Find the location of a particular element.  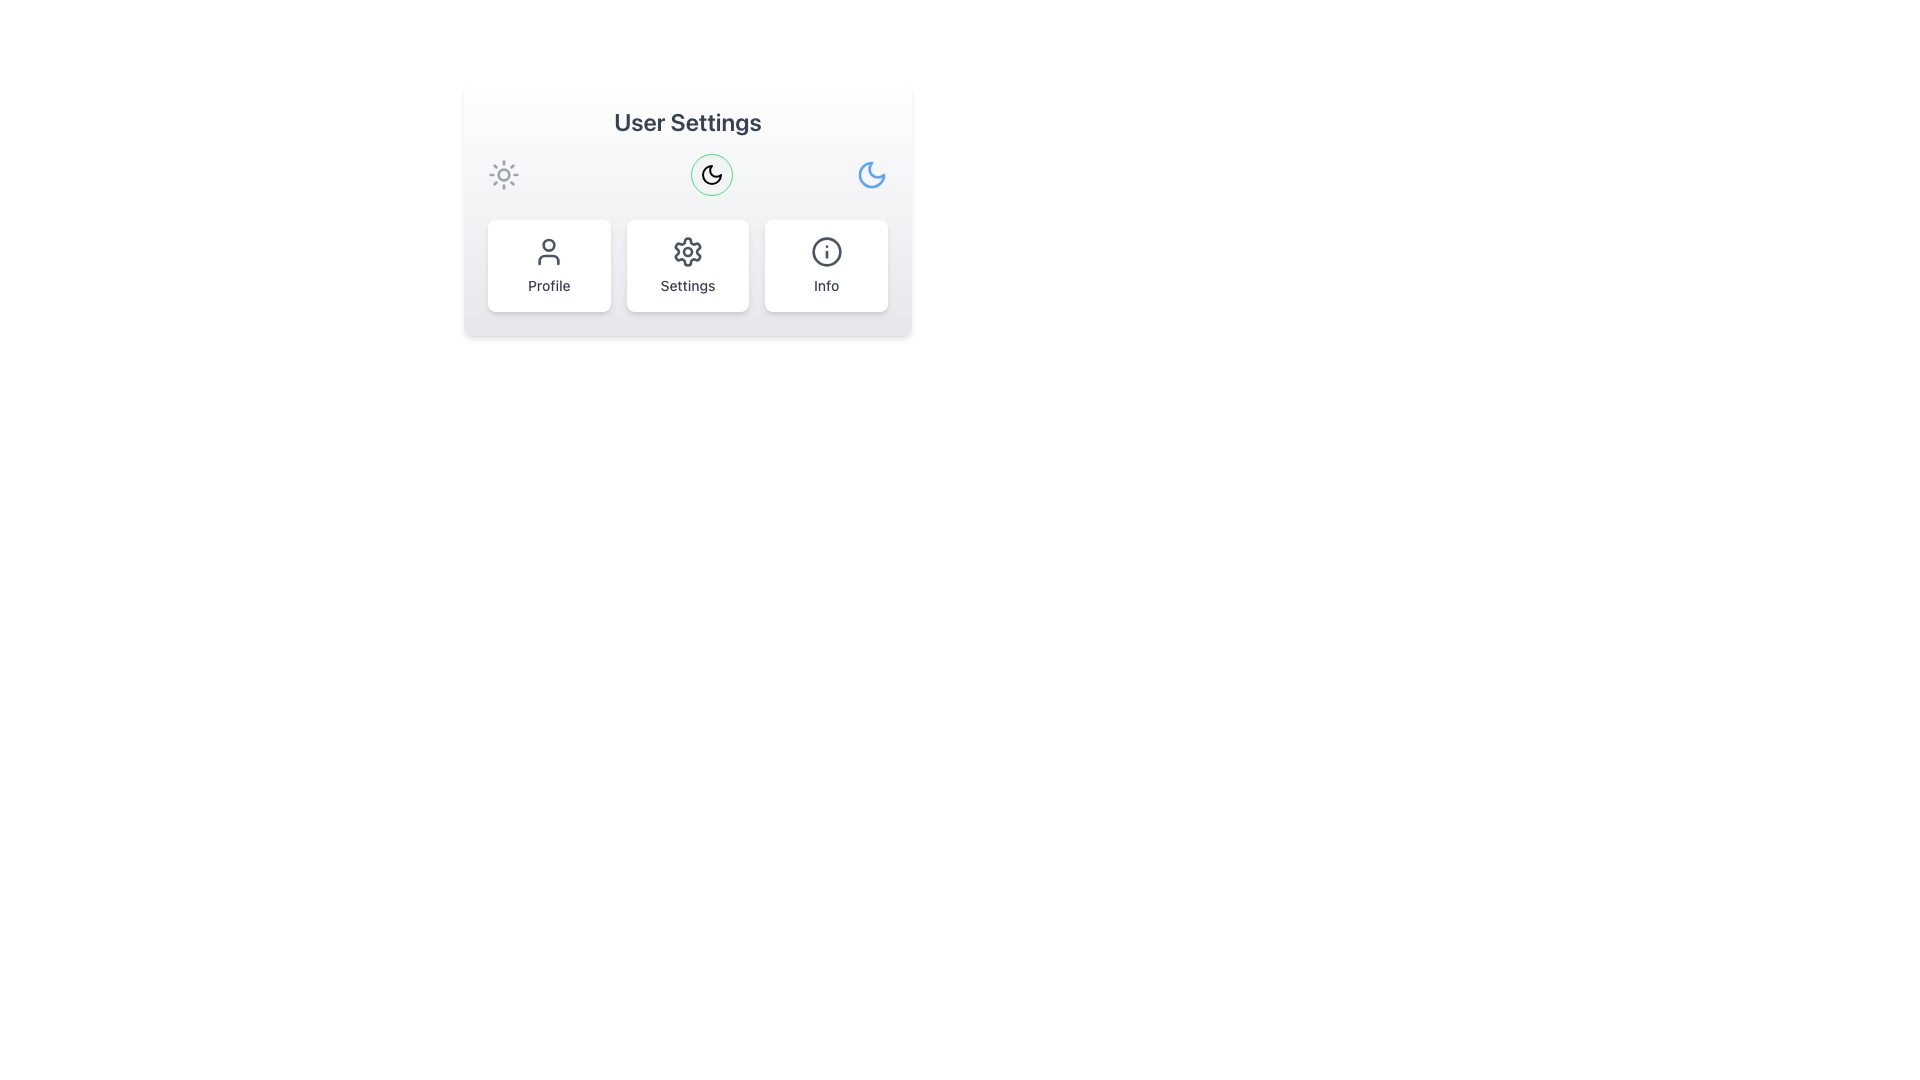

the A toggle button located in the 'User Settings' section is located at coordinates (711, 173).